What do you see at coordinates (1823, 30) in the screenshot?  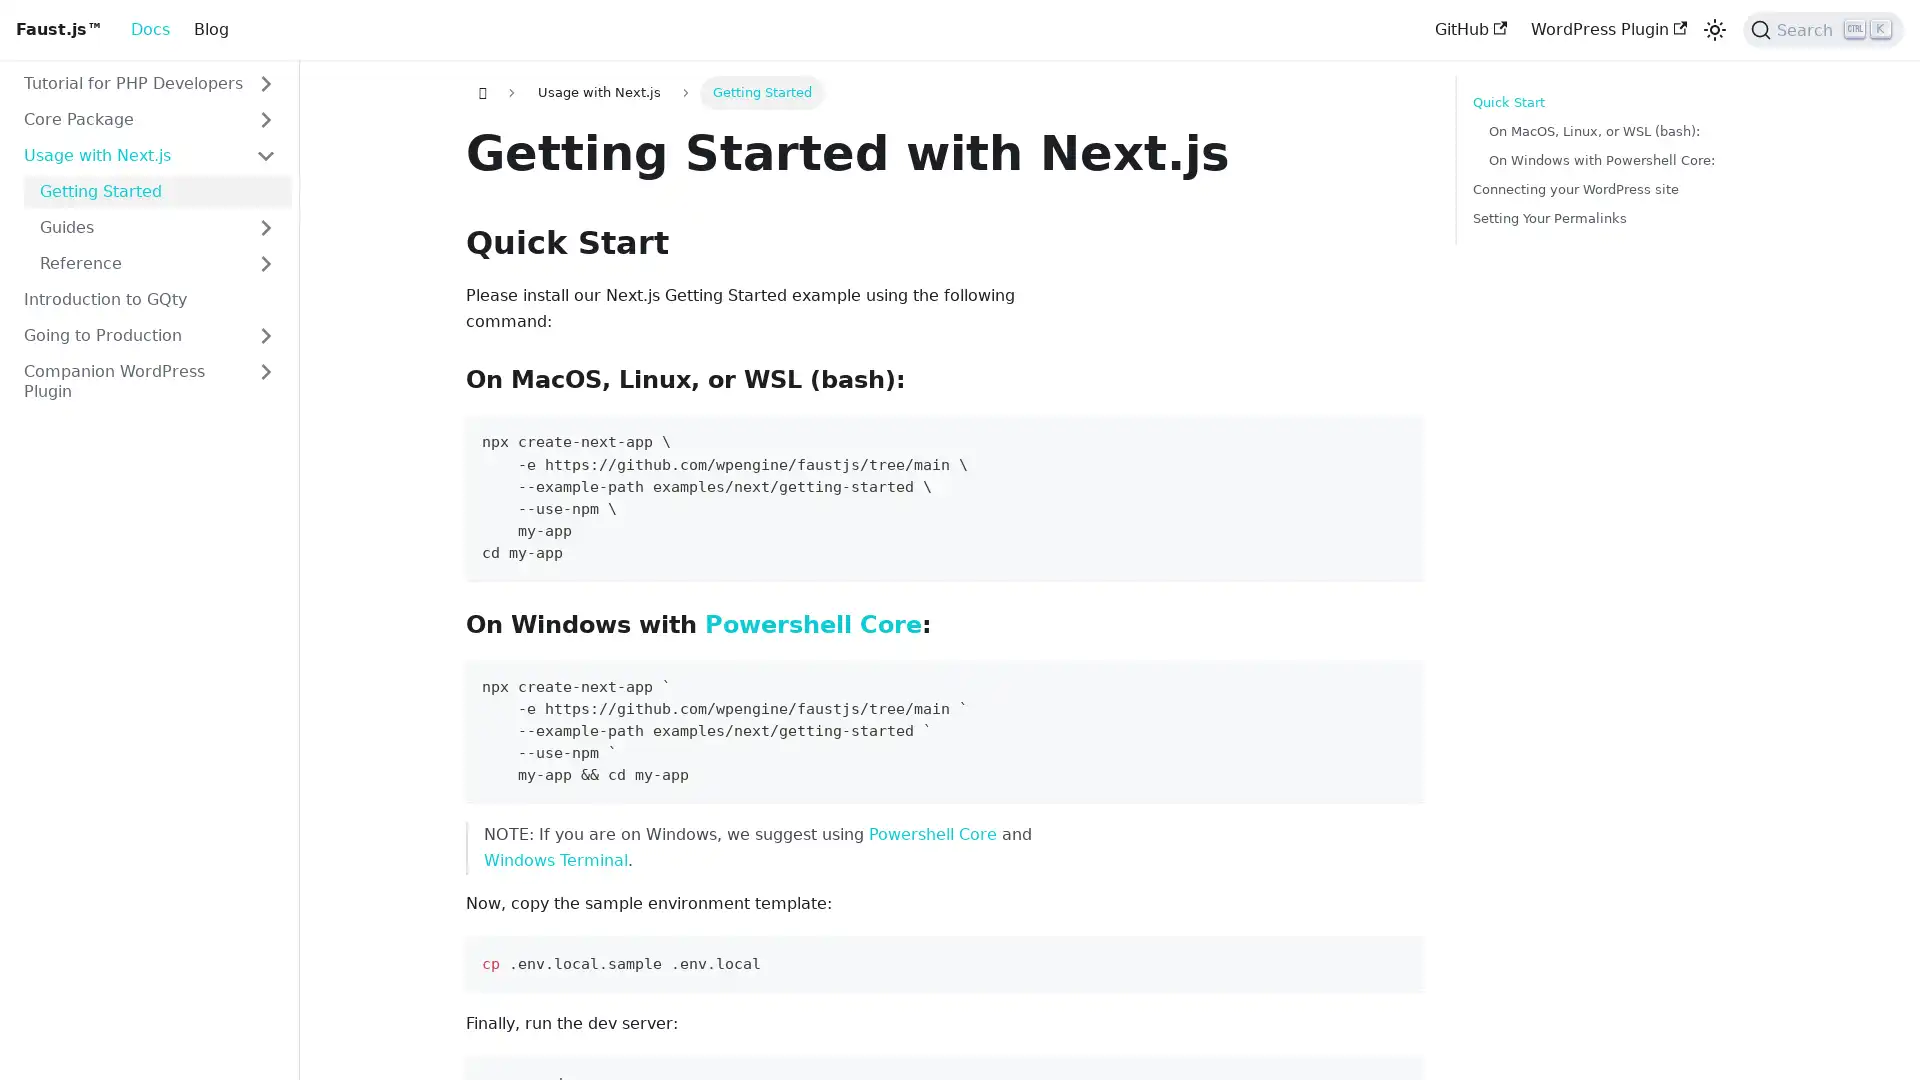 I see `Search` at bounding box center [1823, 30].